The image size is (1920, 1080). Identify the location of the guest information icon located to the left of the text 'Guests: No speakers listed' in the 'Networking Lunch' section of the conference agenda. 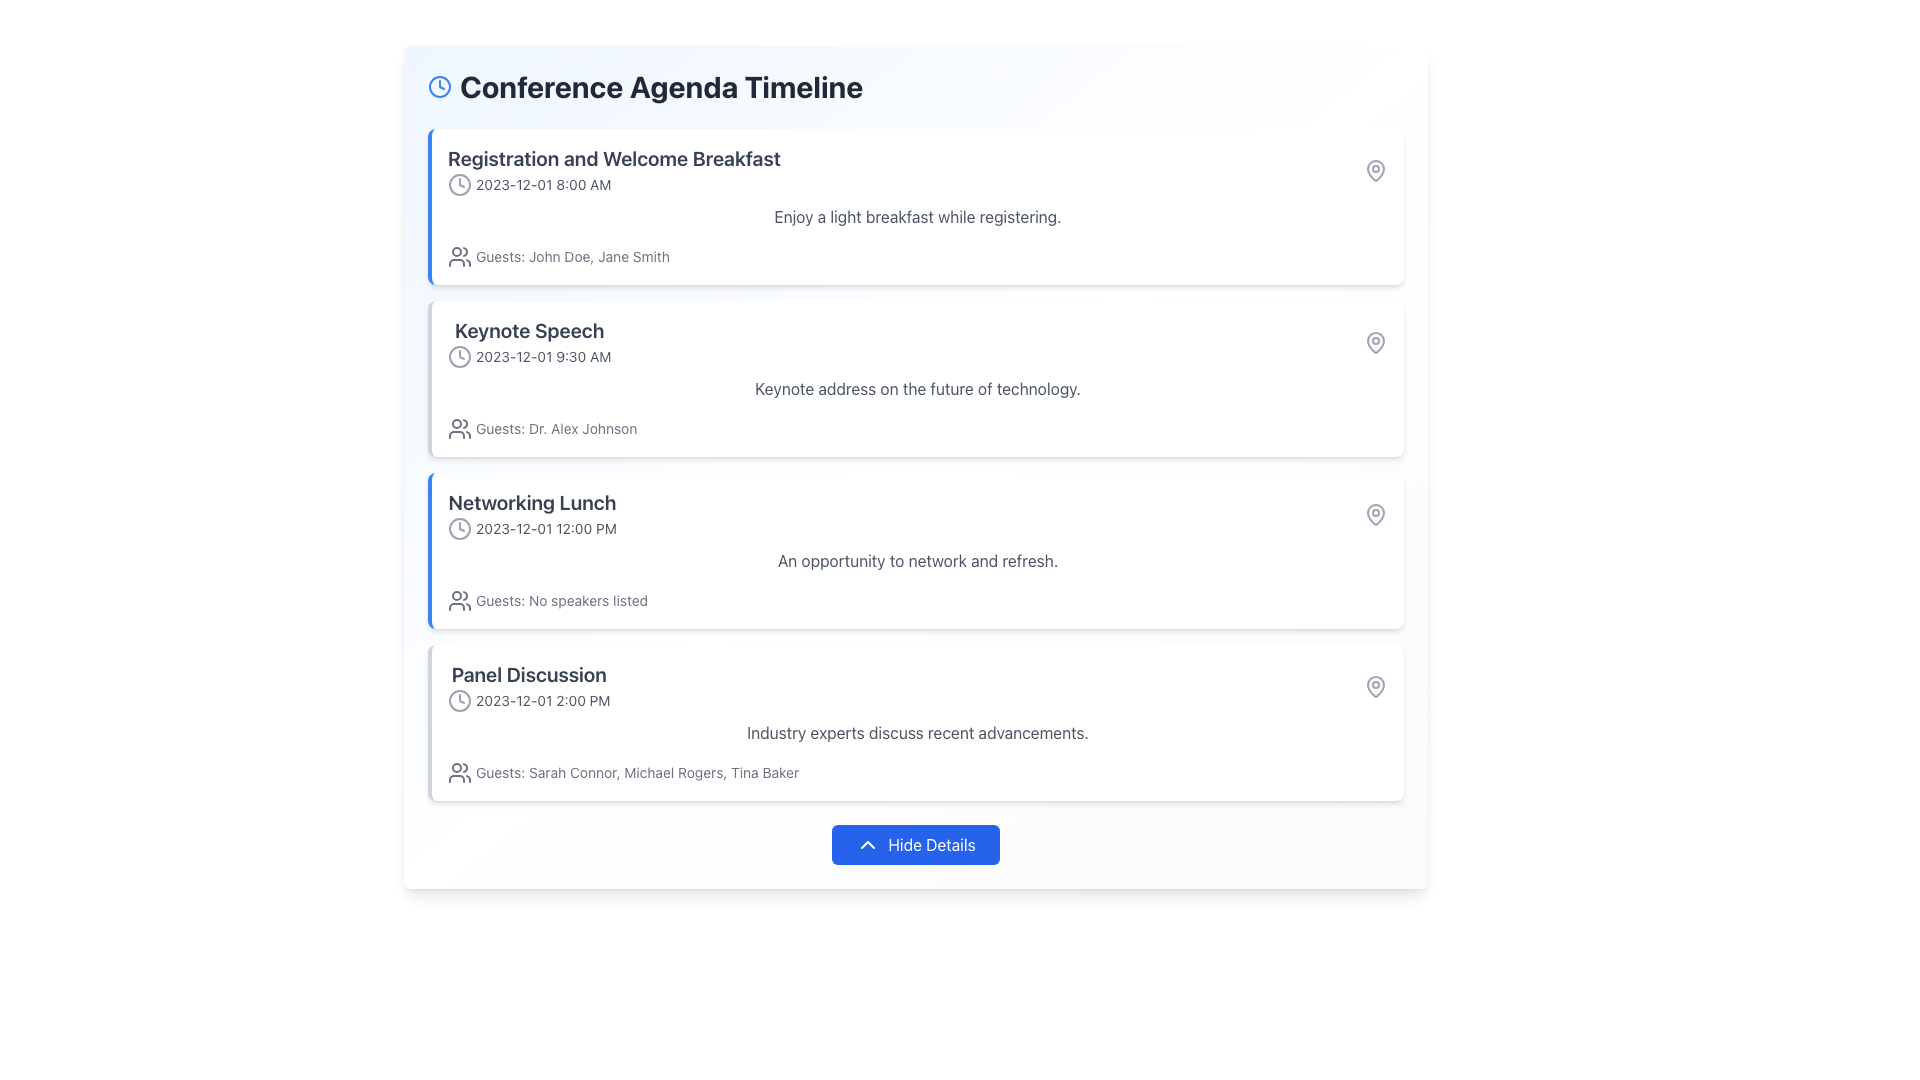
(459, 600).